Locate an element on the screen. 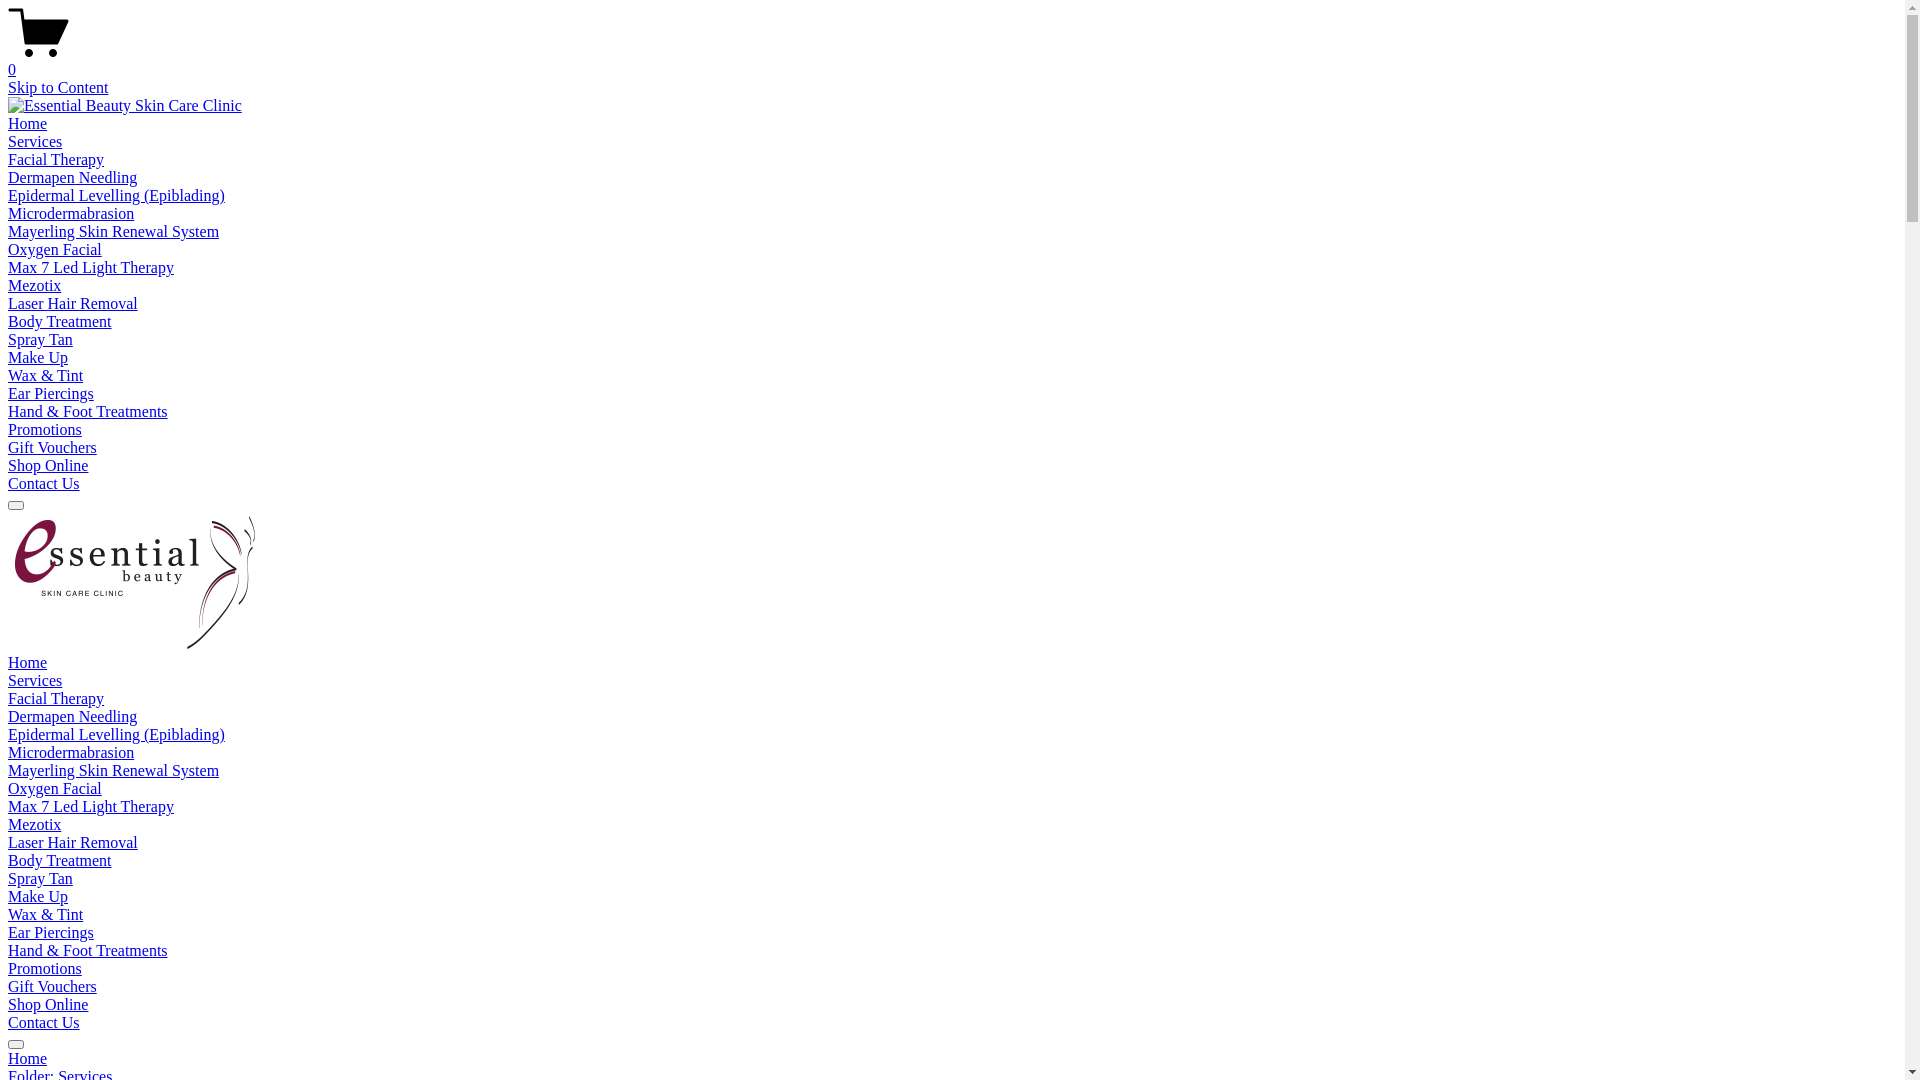 Image resolution: width=1920 pixels, height=1080 pixels. 'Oxygen Facial' is located at coordinates (54, 248).